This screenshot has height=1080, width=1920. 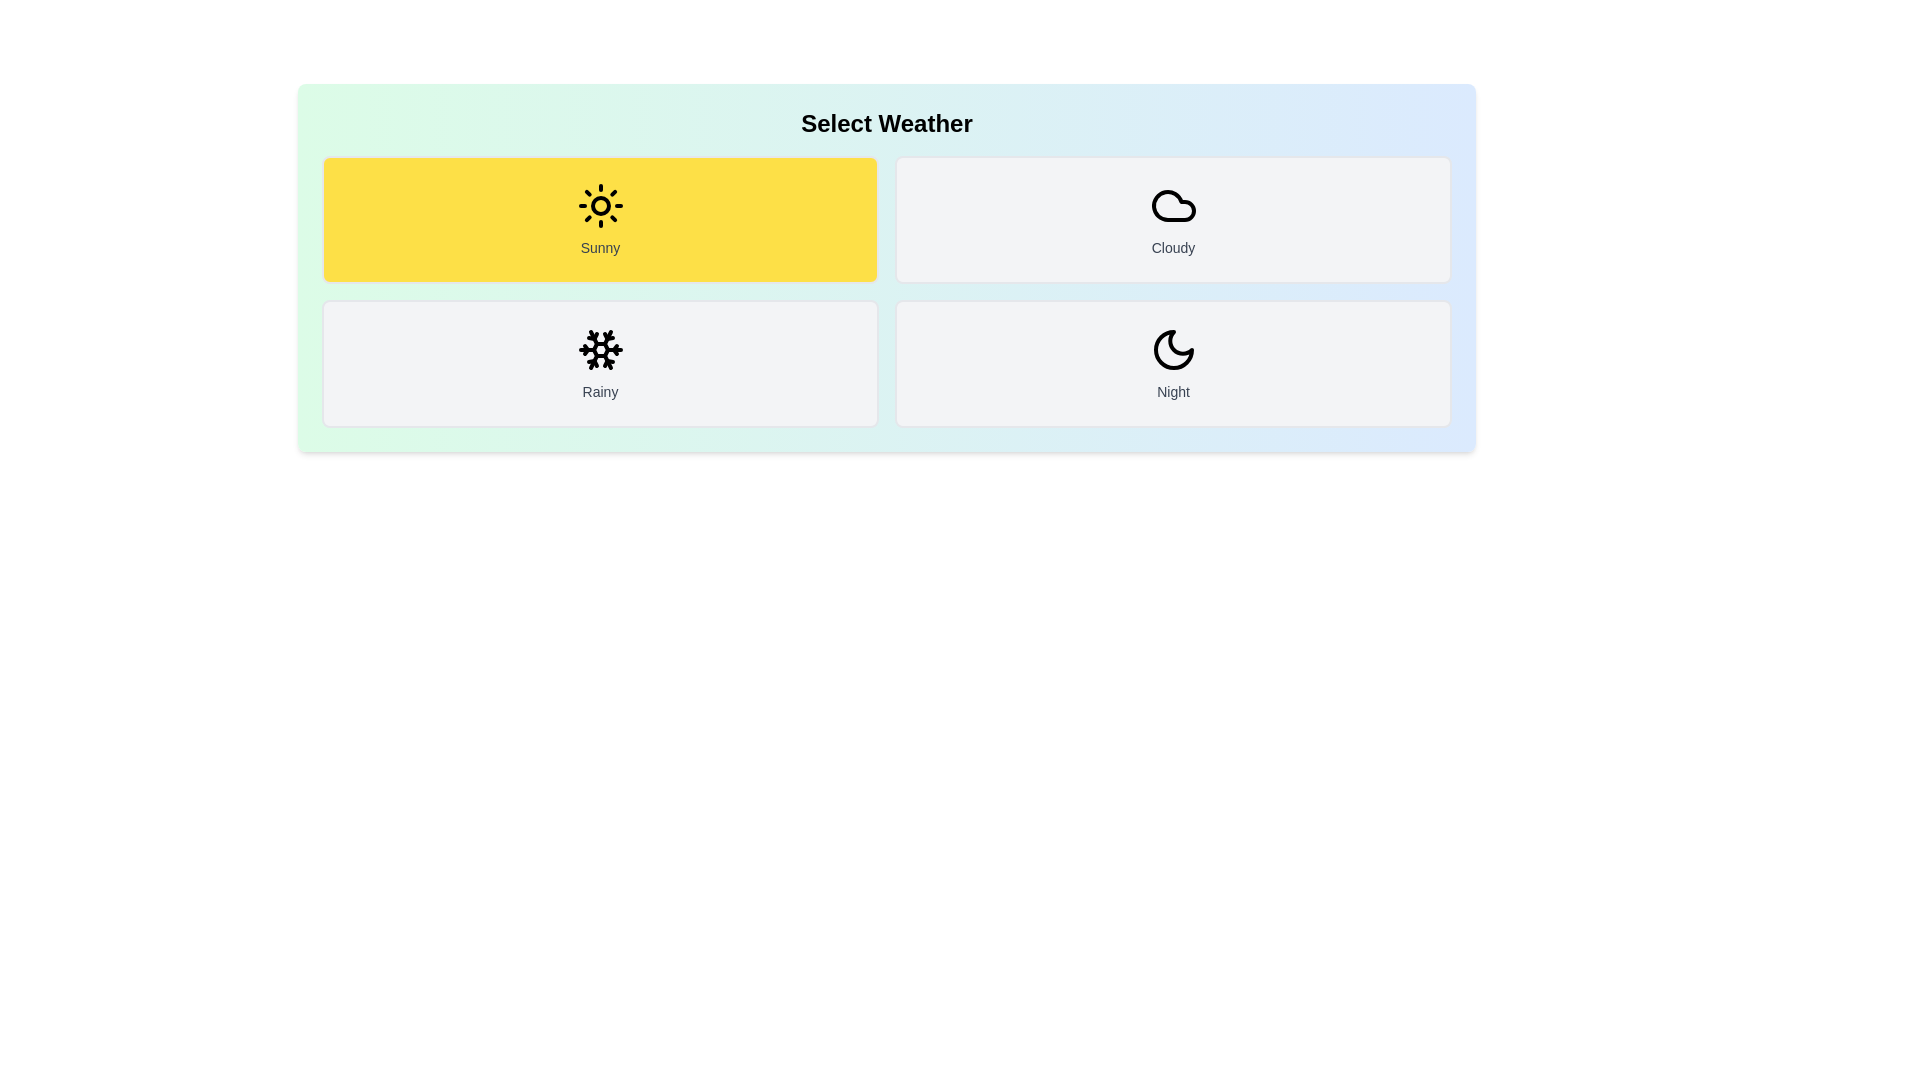 I want to click on the weather button labeled Night to observe its visual feedback, so click(x=1173, y=363).